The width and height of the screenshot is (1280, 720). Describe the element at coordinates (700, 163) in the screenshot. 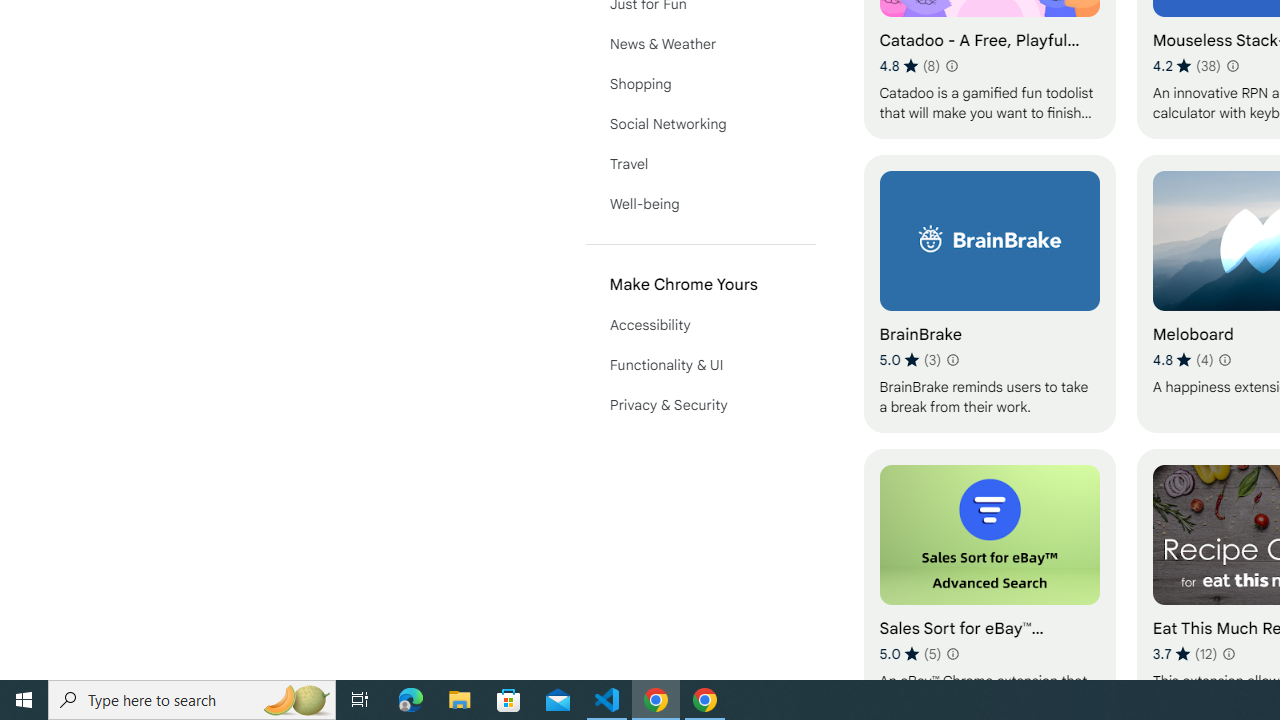

I see `'Travel'` at that location.